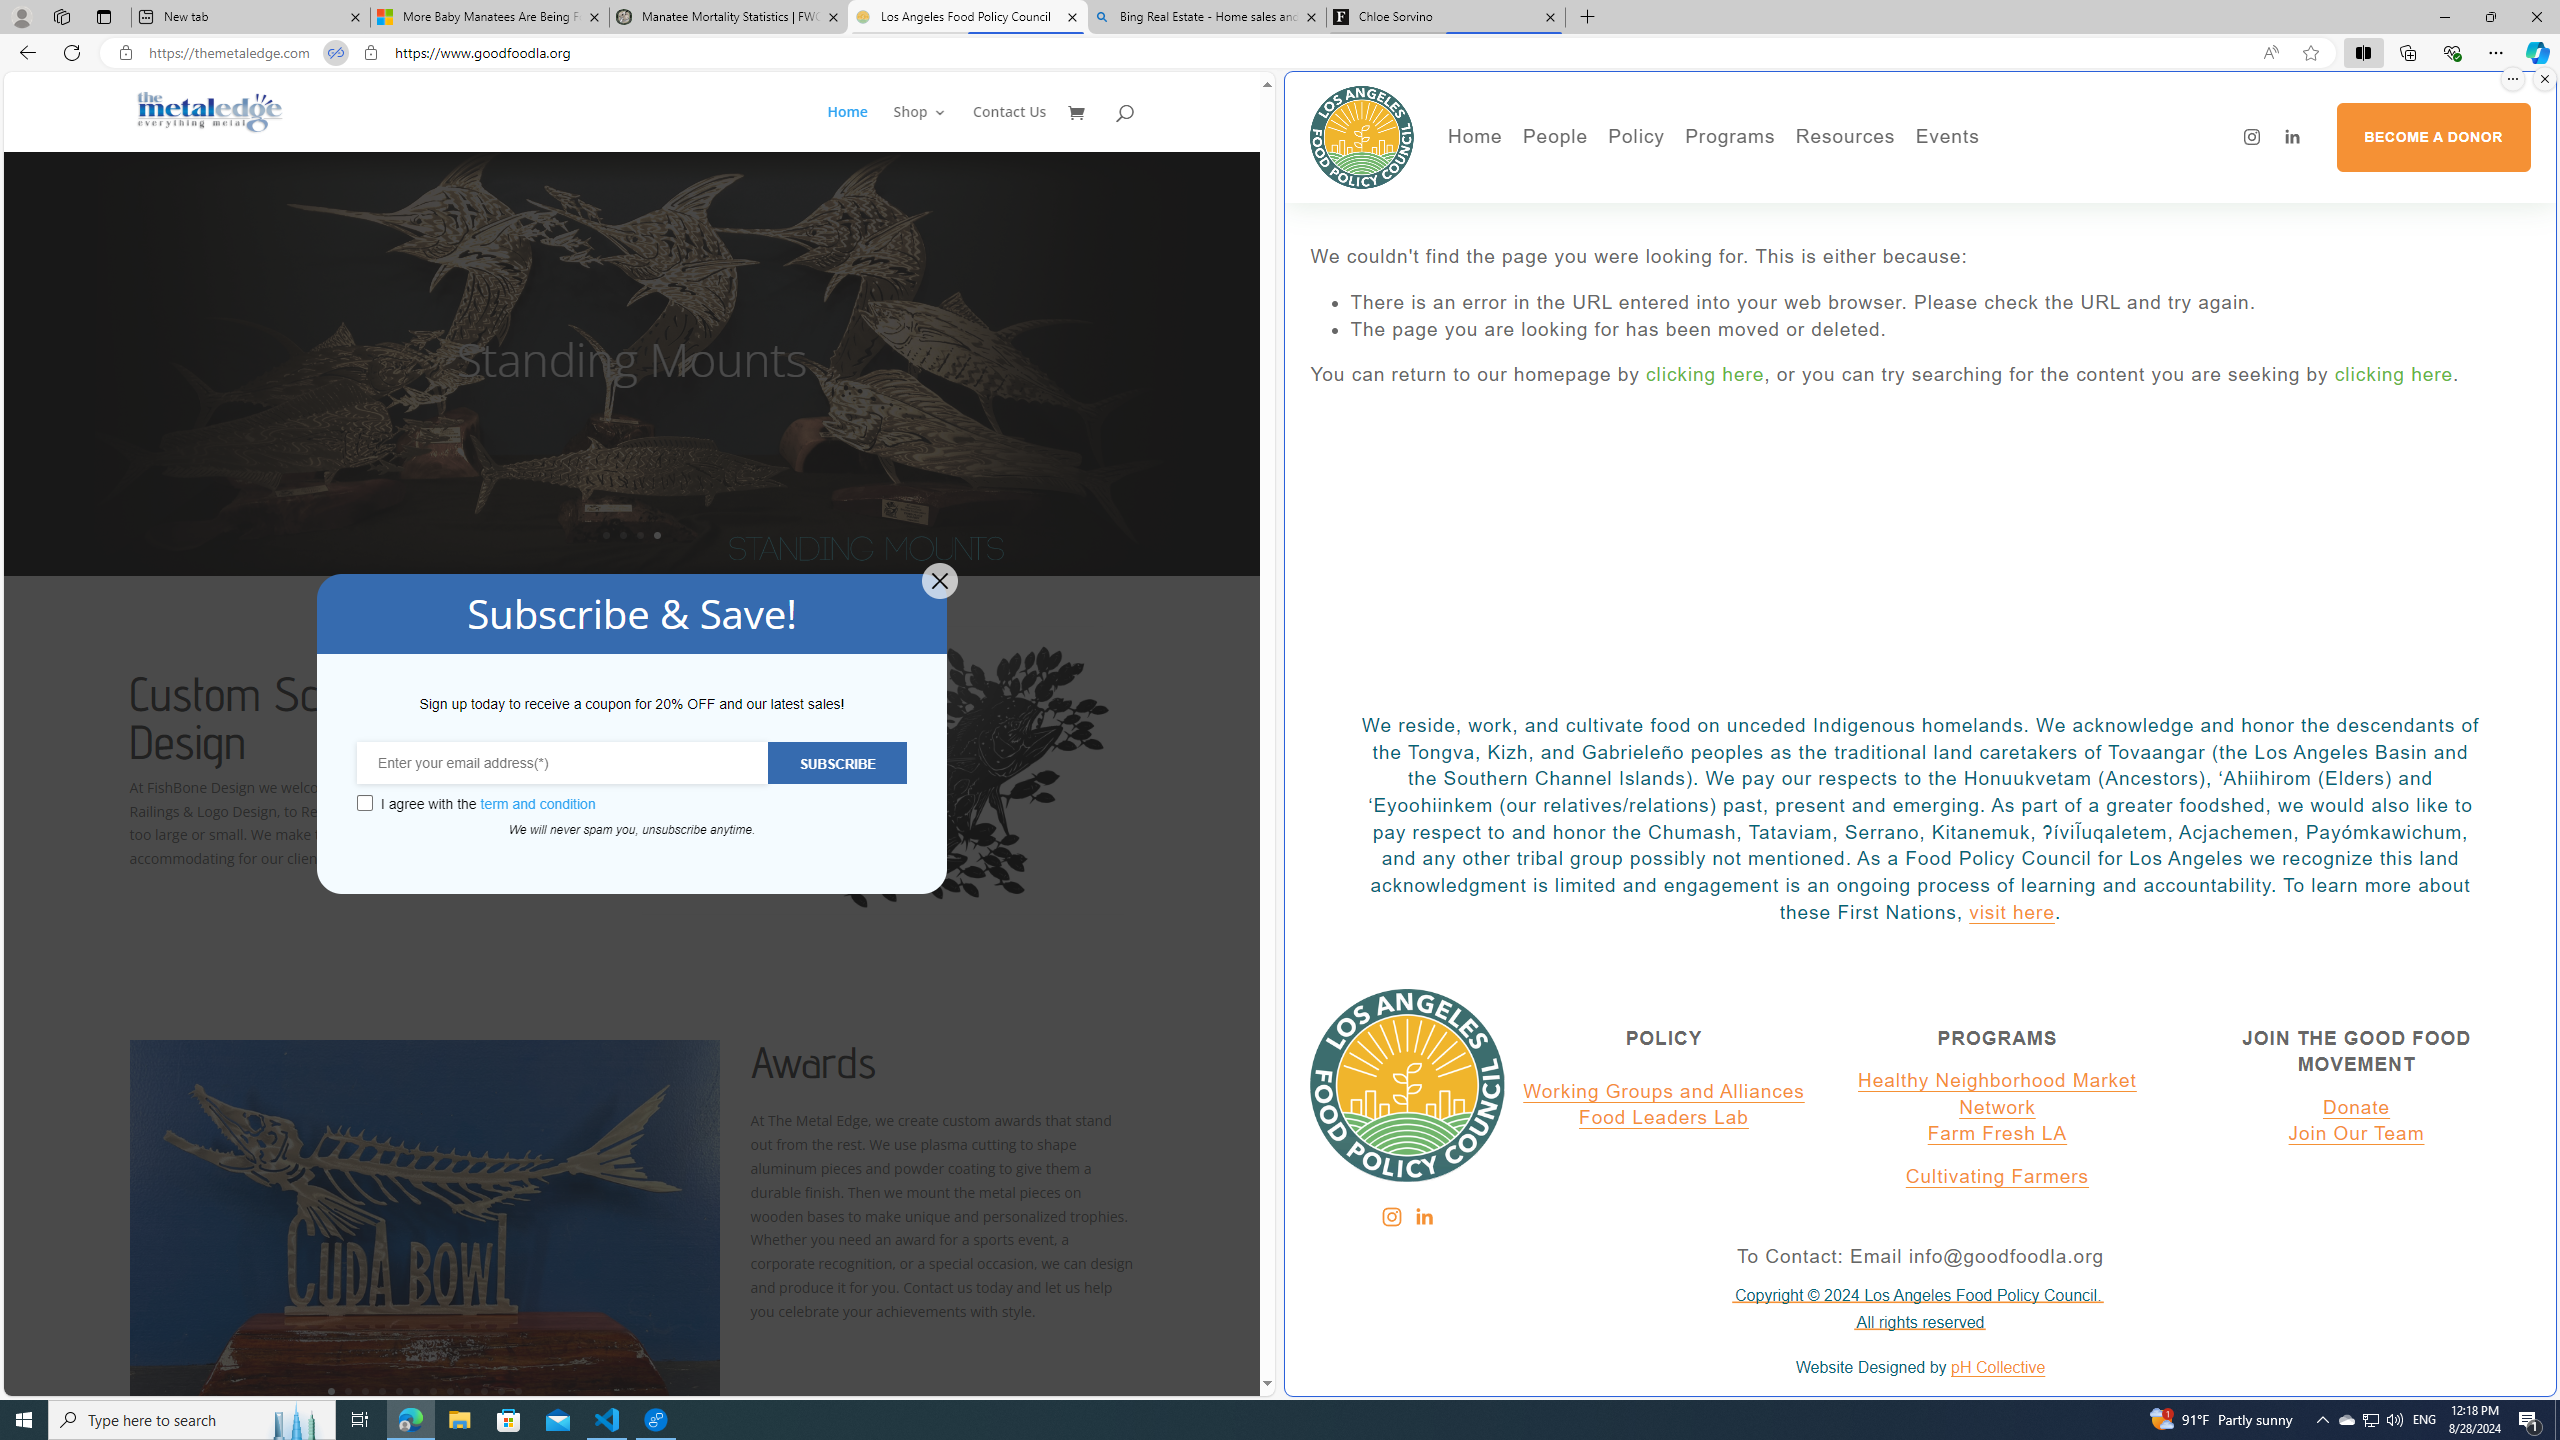  Describe the element at coordinates (1204, 16) in the screenshot. I see `'Bing Real Estate - Home sales and rental listings'` at that location.